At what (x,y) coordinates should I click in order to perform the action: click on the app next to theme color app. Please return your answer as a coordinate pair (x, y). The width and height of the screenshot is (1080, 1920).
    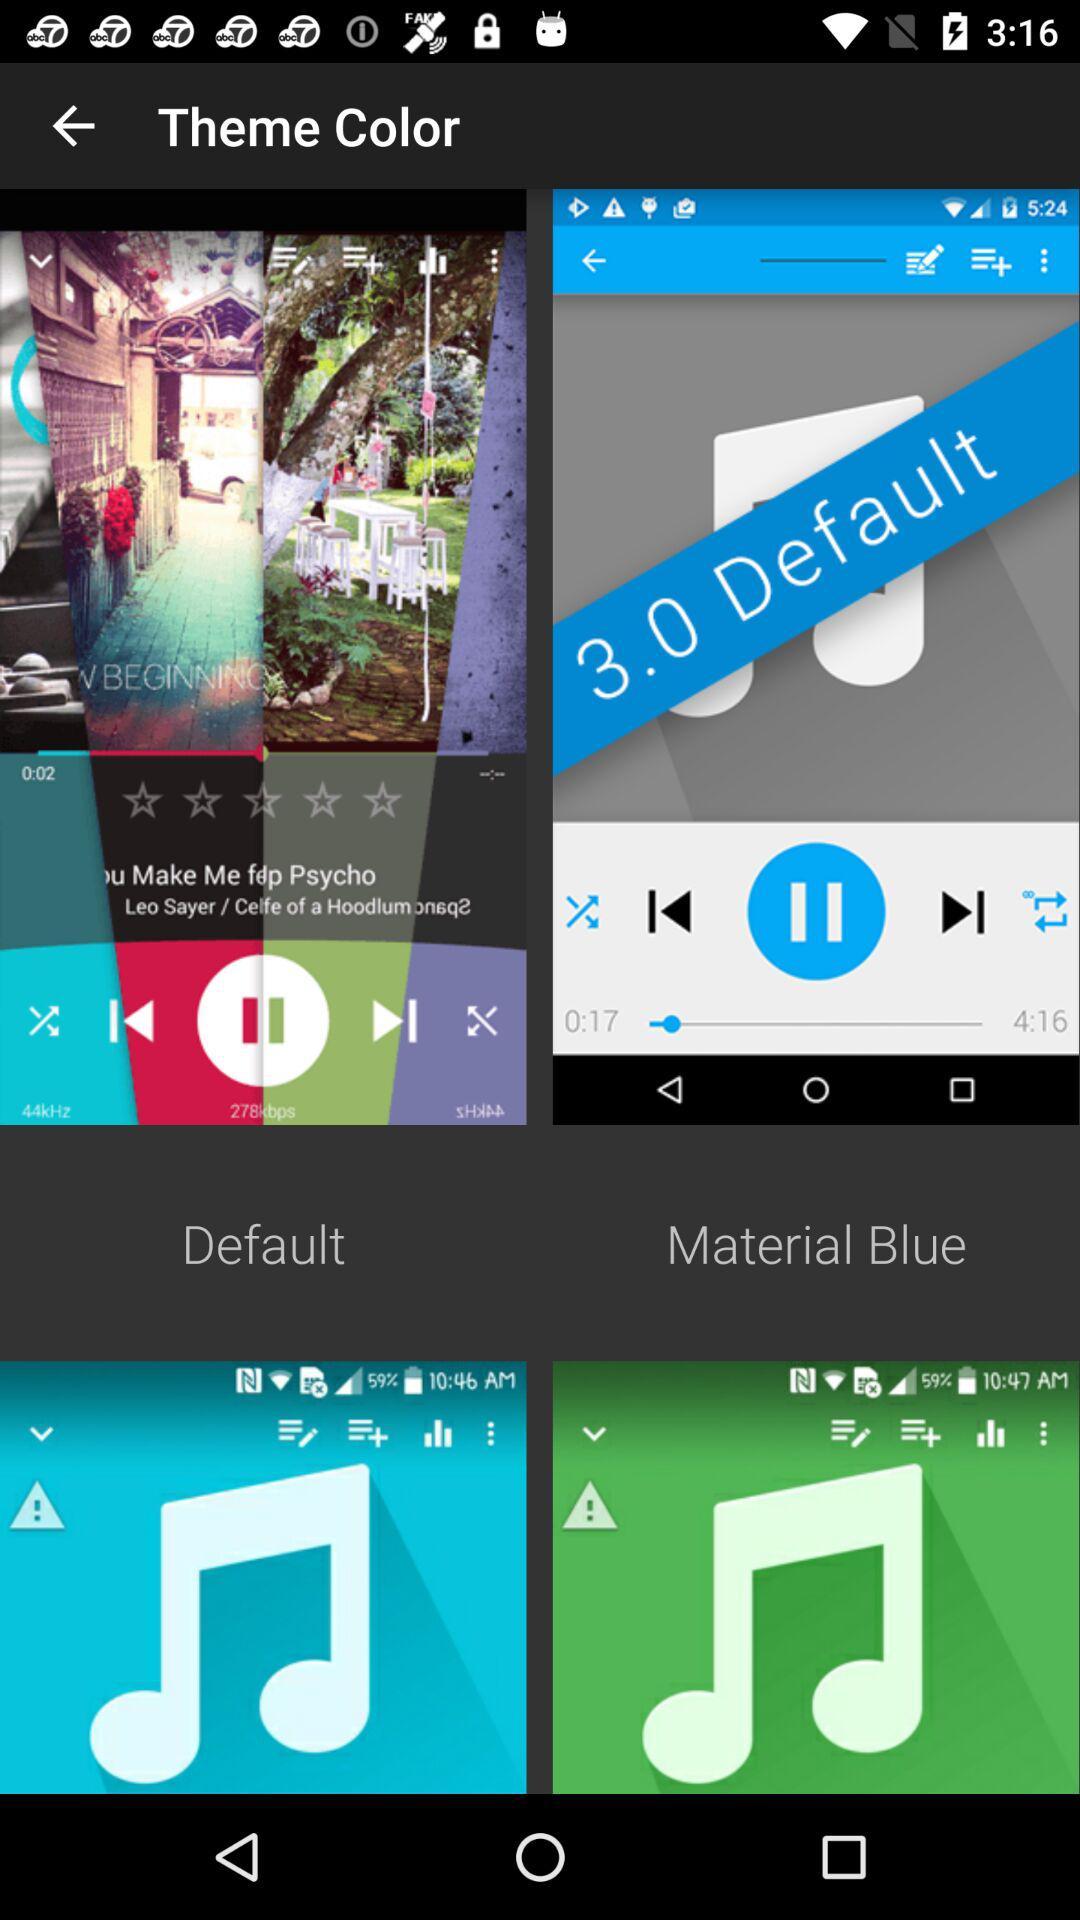
    Looking at the image, I should click on (72, 124).